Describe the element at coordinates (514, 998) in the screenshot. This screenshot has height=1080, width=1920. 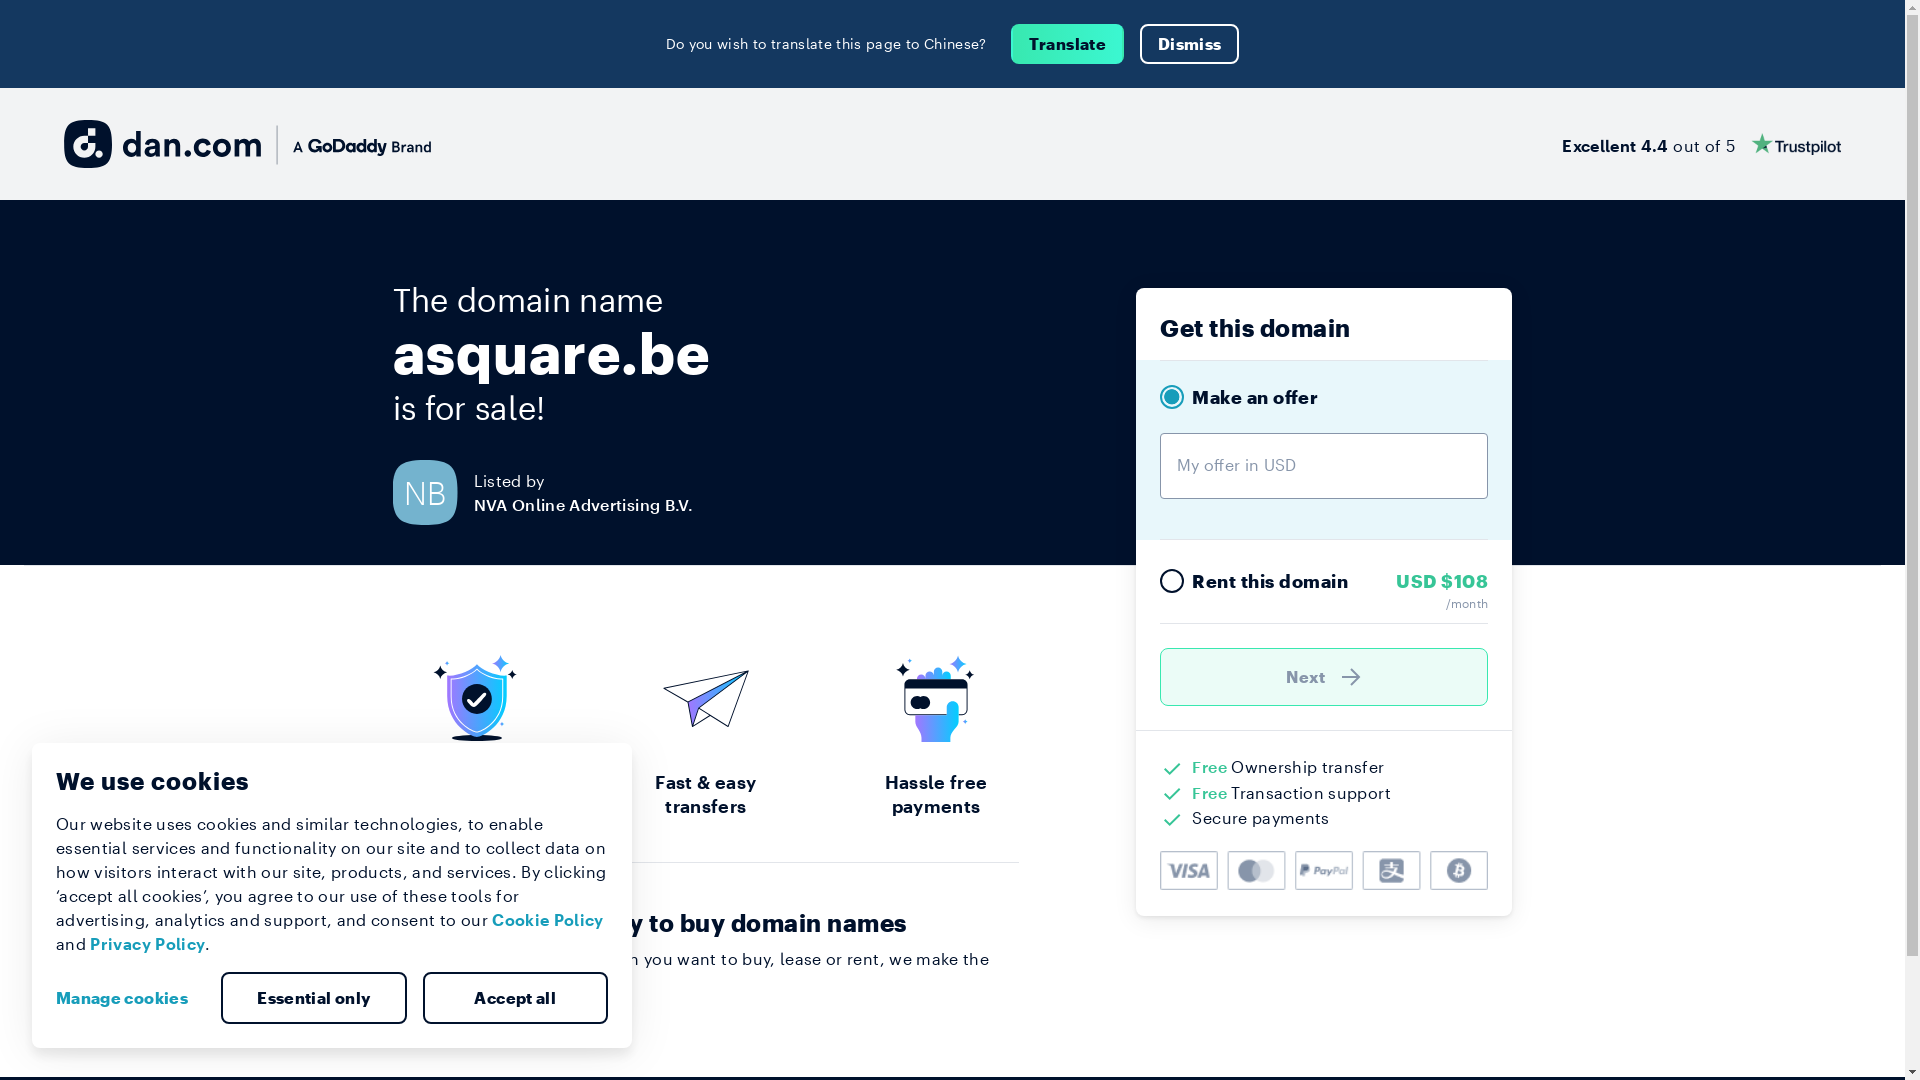
I see `'Accept all'` at that location.